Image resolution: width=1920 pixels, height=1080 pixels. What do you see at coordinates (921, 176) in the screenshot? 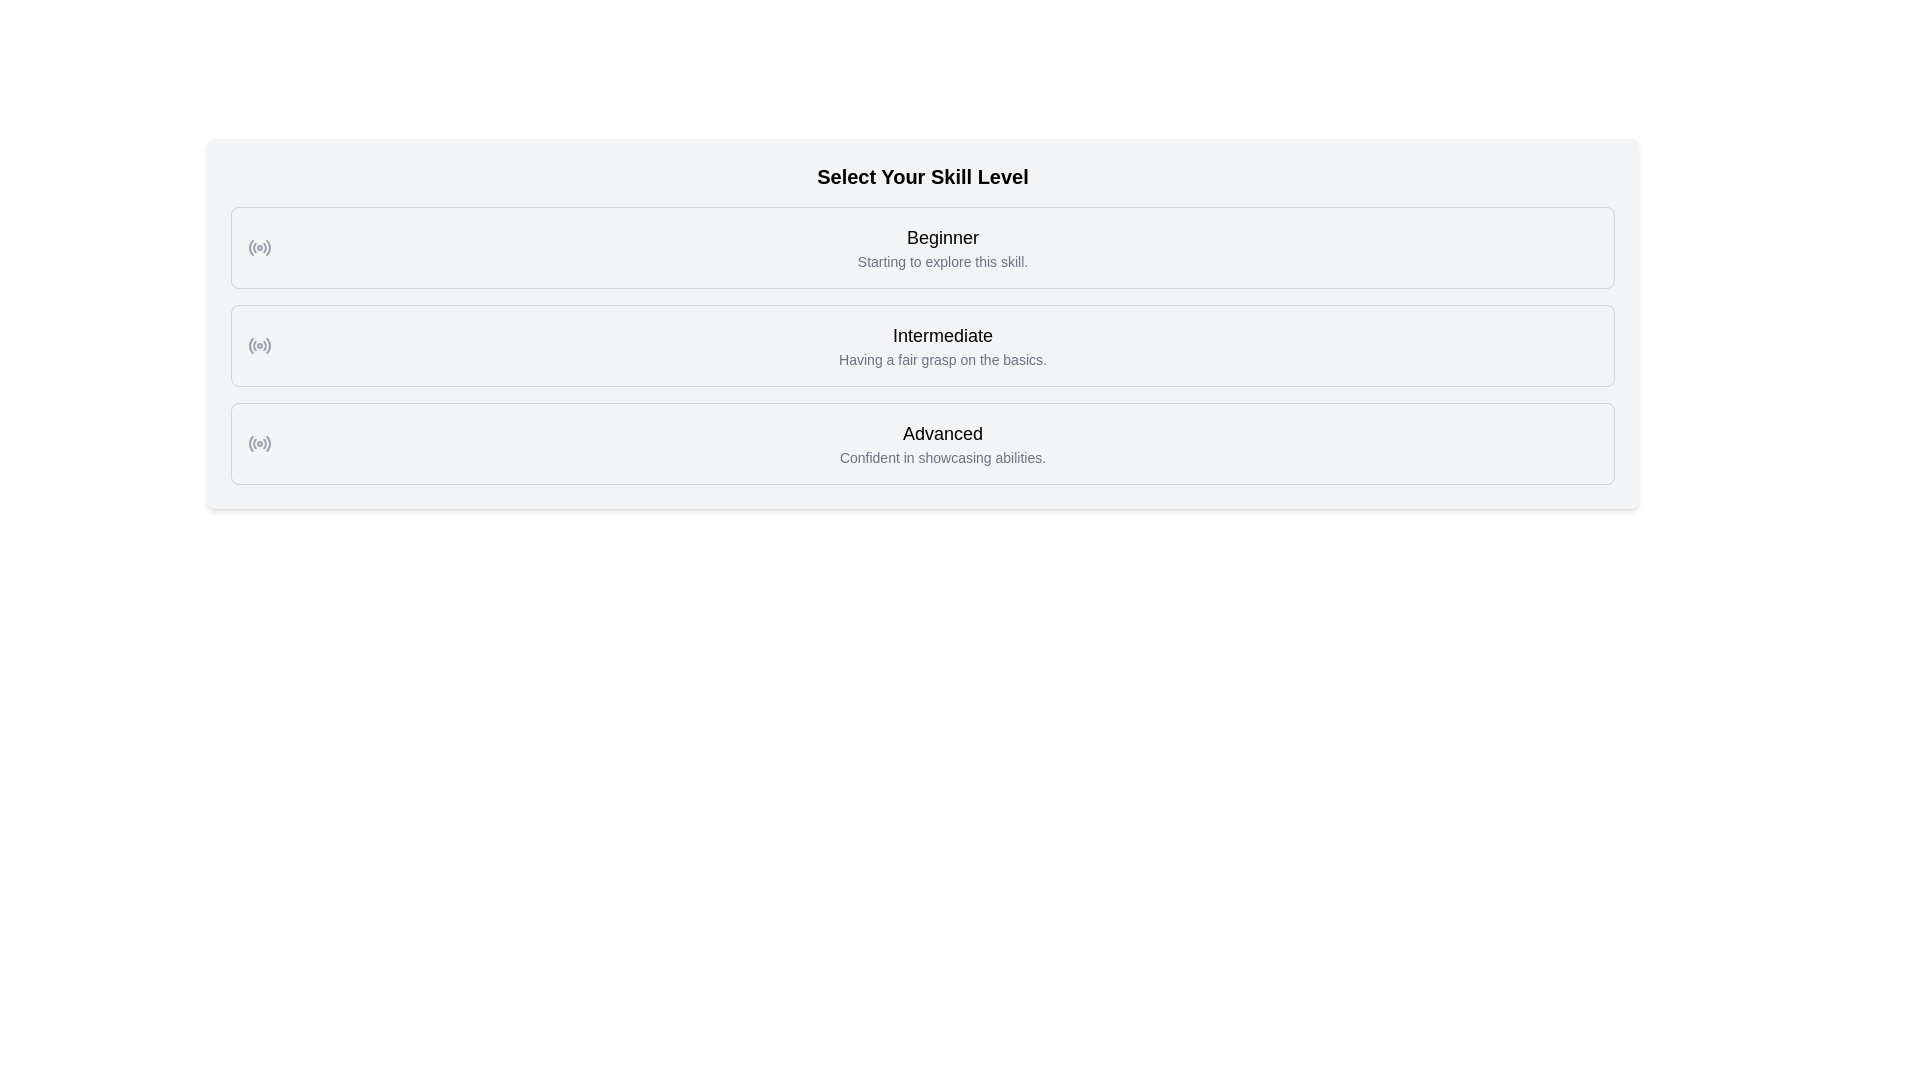
I see `header text that introduces the purpose of the card, which is centrally aligned at the top of the card` at bounding box center [921, 176].